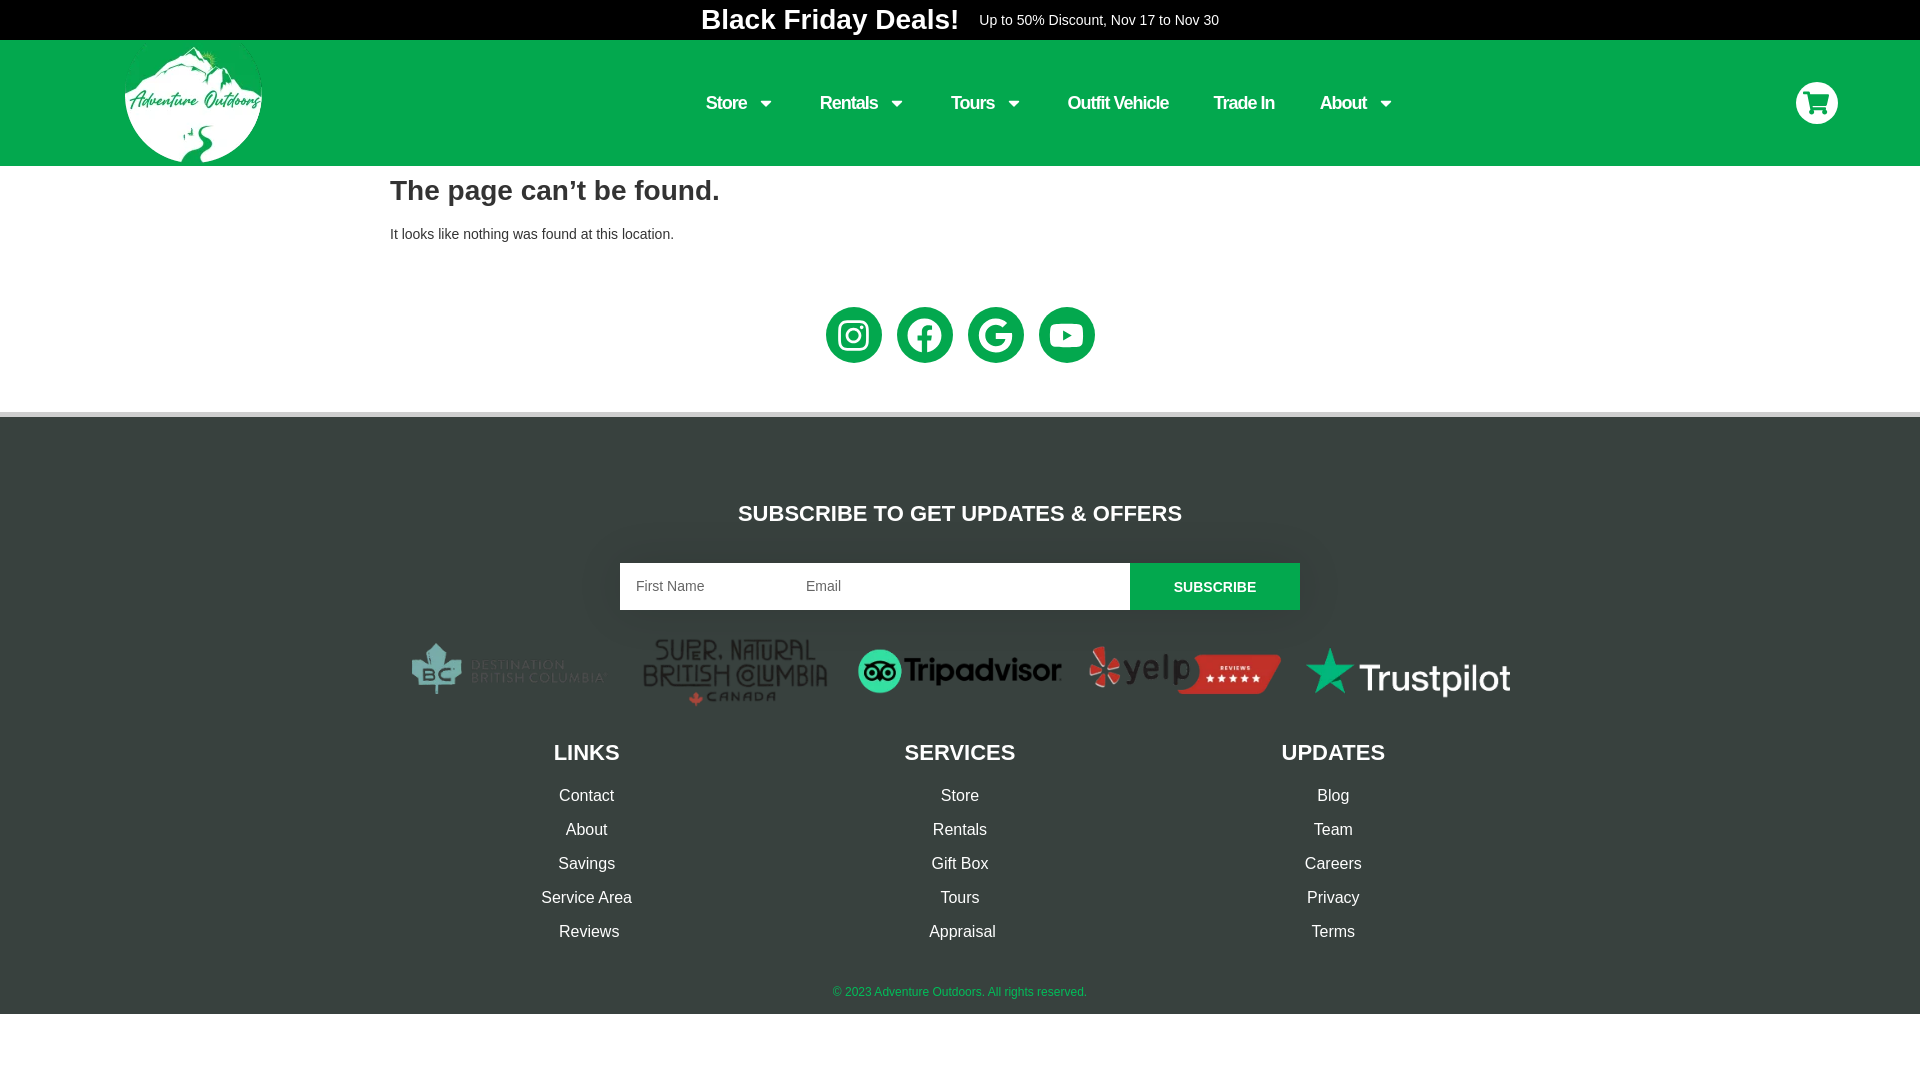 Image resolution: width=1920 pixels, height=1080 pixels. What do you see at coordinates (1129, 585) in the screenshot?
I see `'SUBSCRIBE'` at bounding box center [1129, 585].